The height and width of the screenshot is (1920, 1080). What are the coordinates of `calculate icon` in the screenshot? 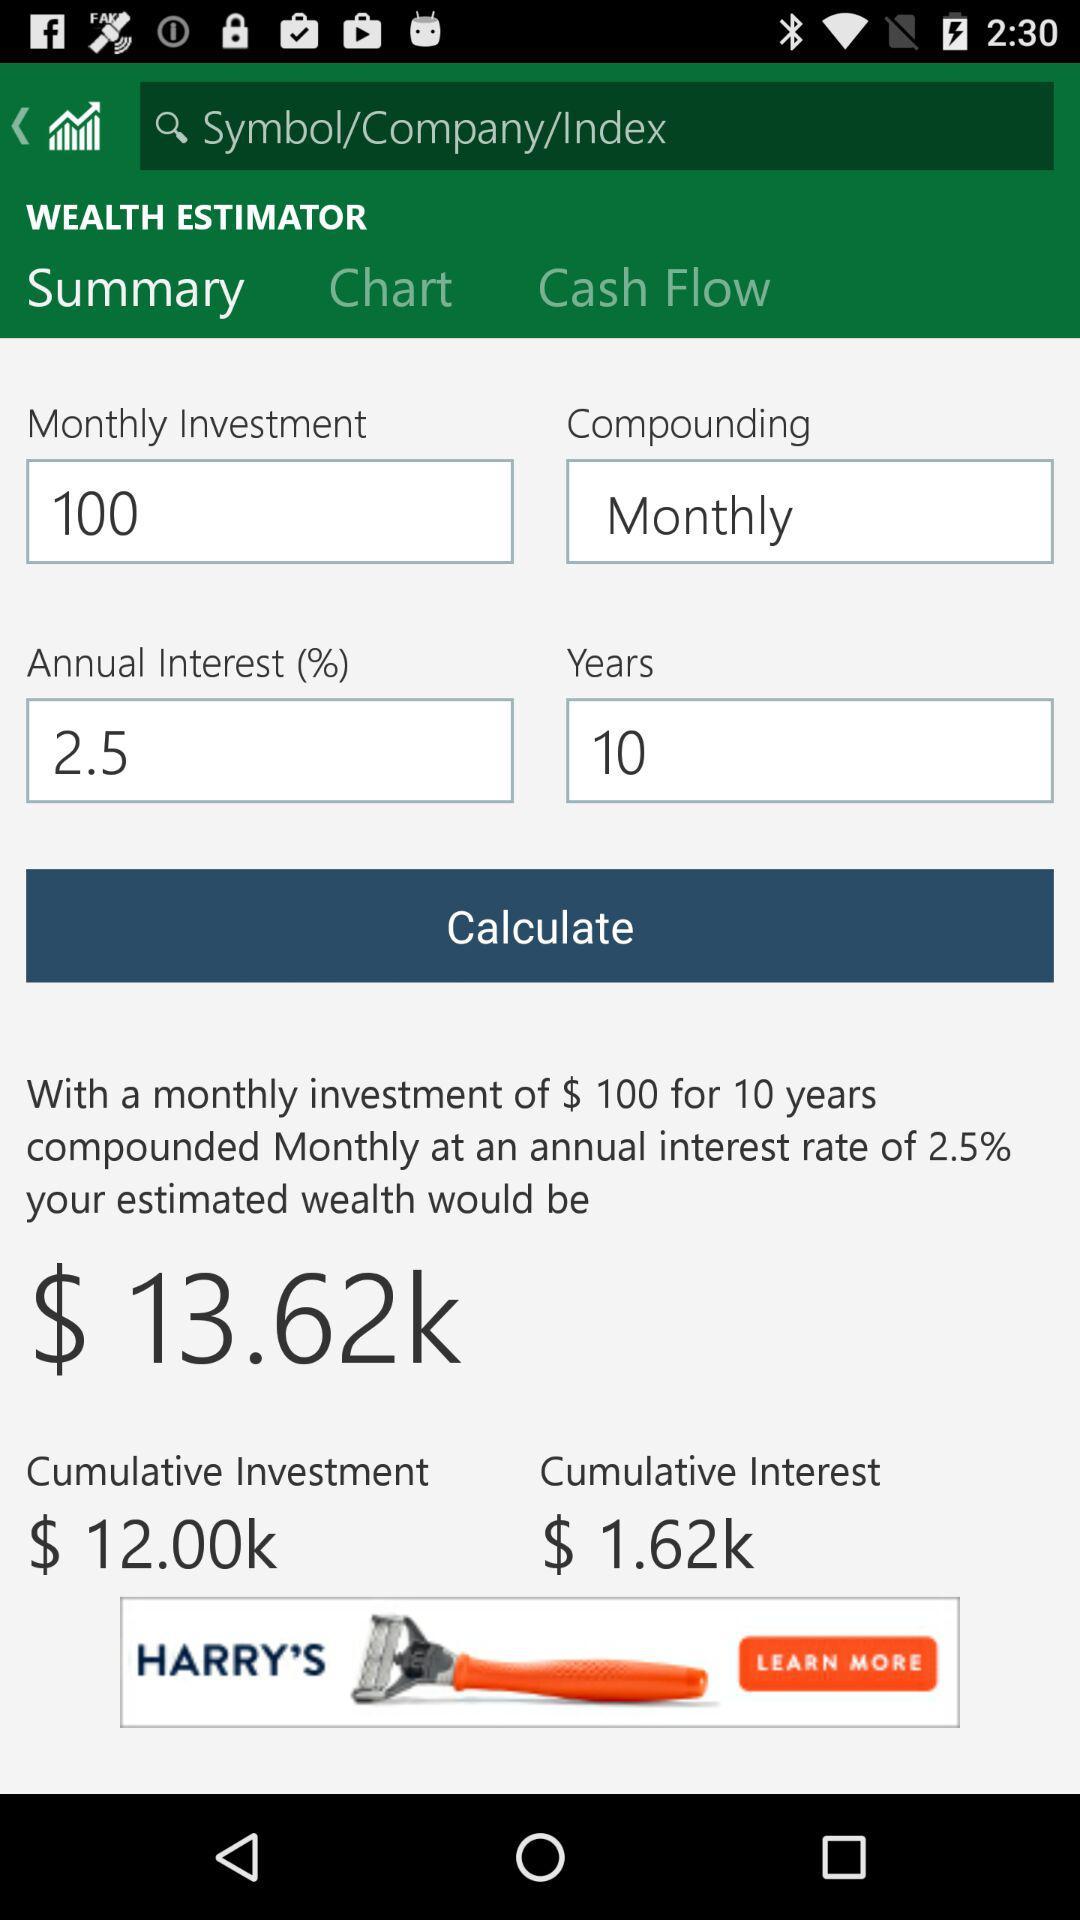 It's located at (540, 924).